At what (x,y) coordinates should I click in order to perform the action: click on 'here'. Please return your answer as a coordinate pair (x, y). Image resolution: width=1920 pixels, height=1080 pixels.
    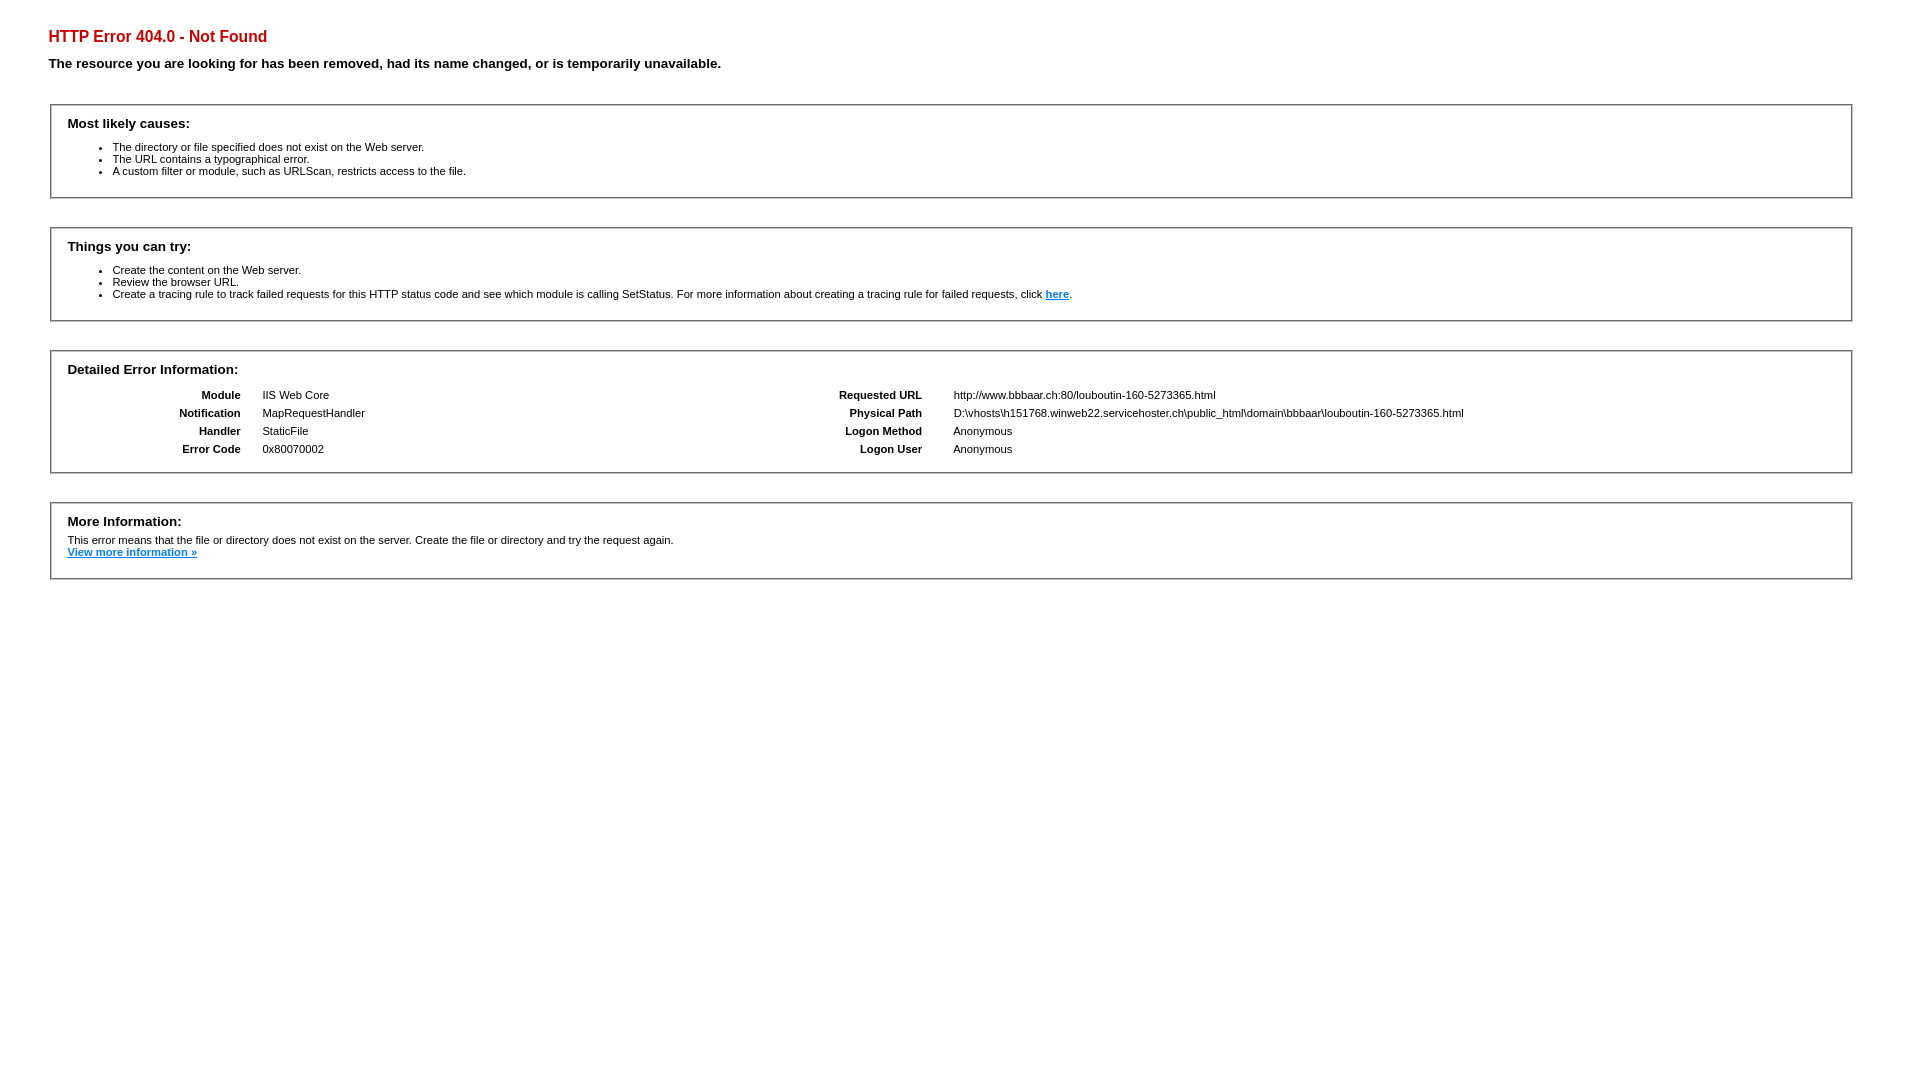
    Looking at the image, I should click on (1056, 293).